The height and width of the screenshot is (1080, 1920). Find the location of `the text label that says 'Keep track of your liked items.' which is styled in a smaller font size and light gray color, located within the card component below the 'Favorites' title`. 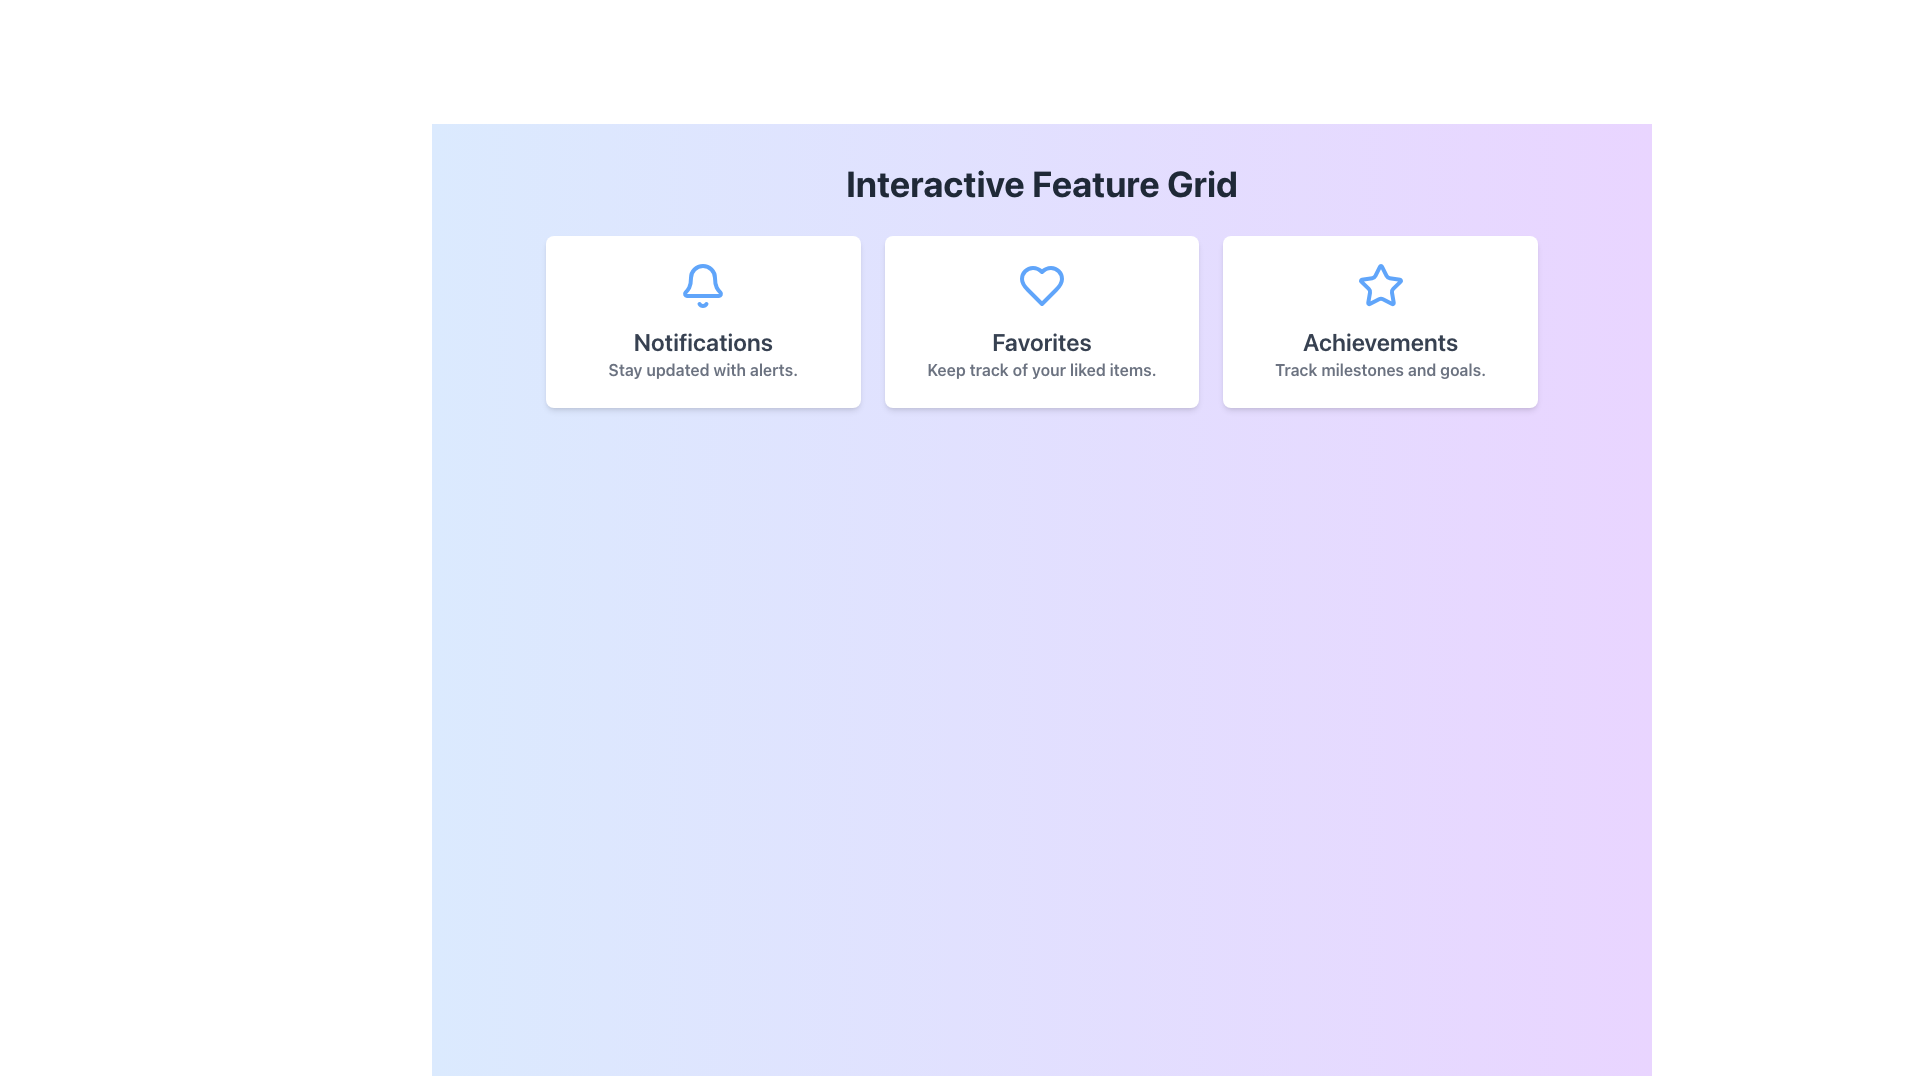

the text label that says 'Keep track of your liked items.' which is styled in a smaller font size and light gray color, located within the card component below the 'Favorites' title is located at coordinates (1040, 370).